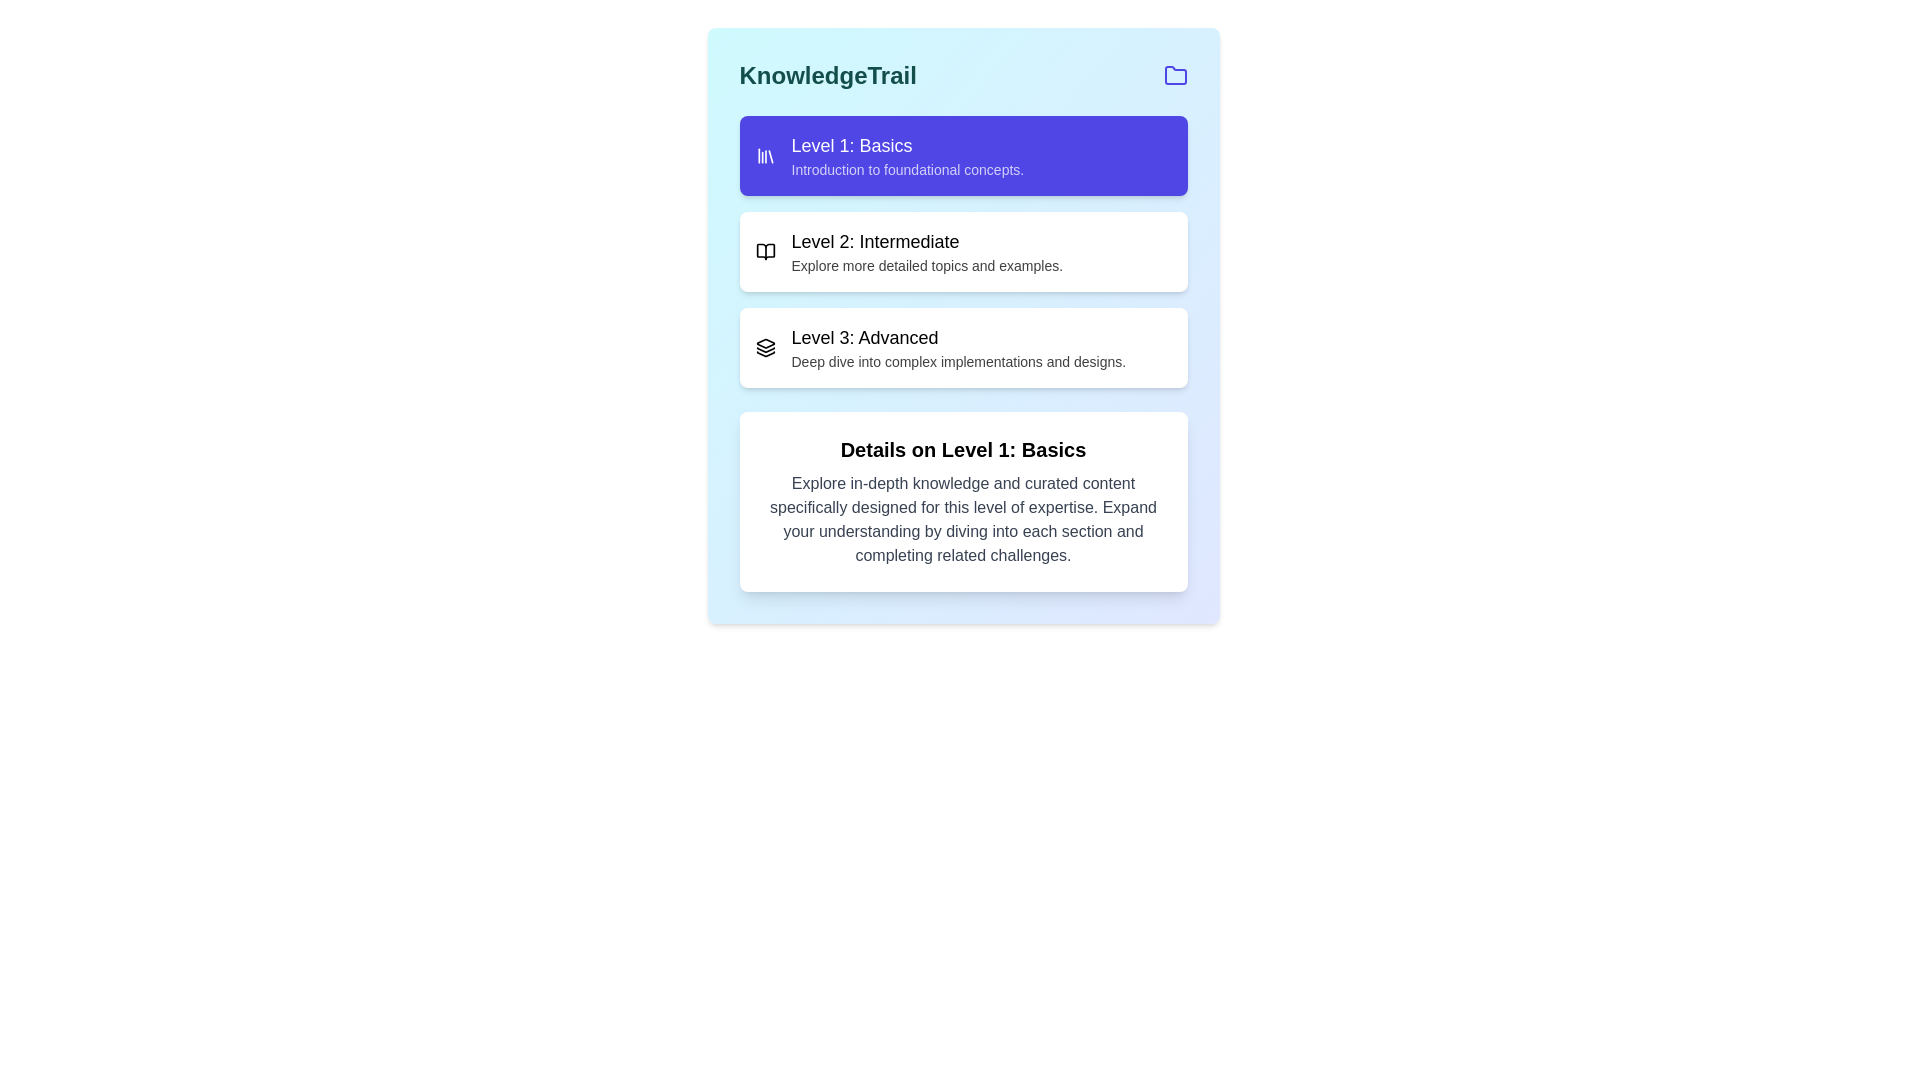 The height and width of the screenshot is (1080, 1920). What do you see at coordinates (963, 450) in the screenshot?
I see `Text header that introduces users to Level 1 of the progression system, located within a white card styled box above a descriptive paragraph` at bounding box center [963, 450].